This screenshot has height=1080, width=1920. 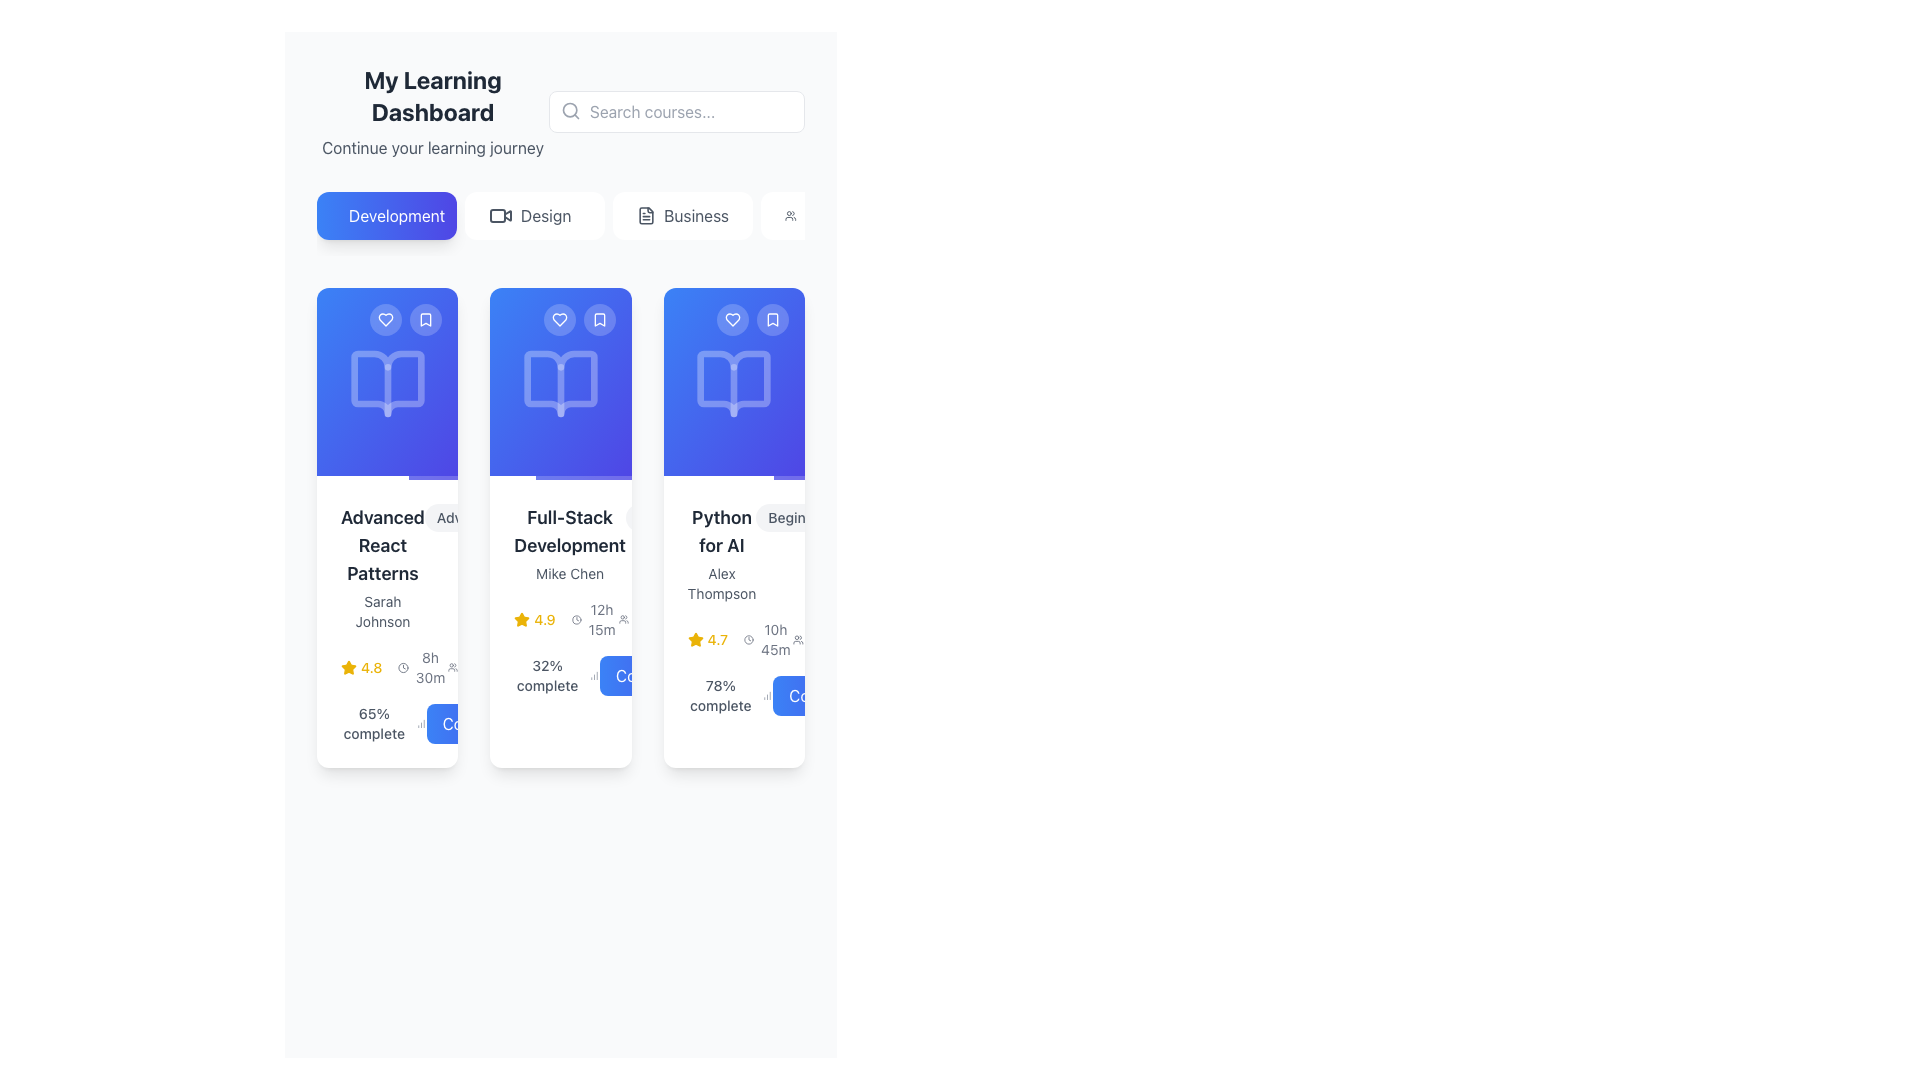 I want to click on the heart icon, so click(x=386, y=319).